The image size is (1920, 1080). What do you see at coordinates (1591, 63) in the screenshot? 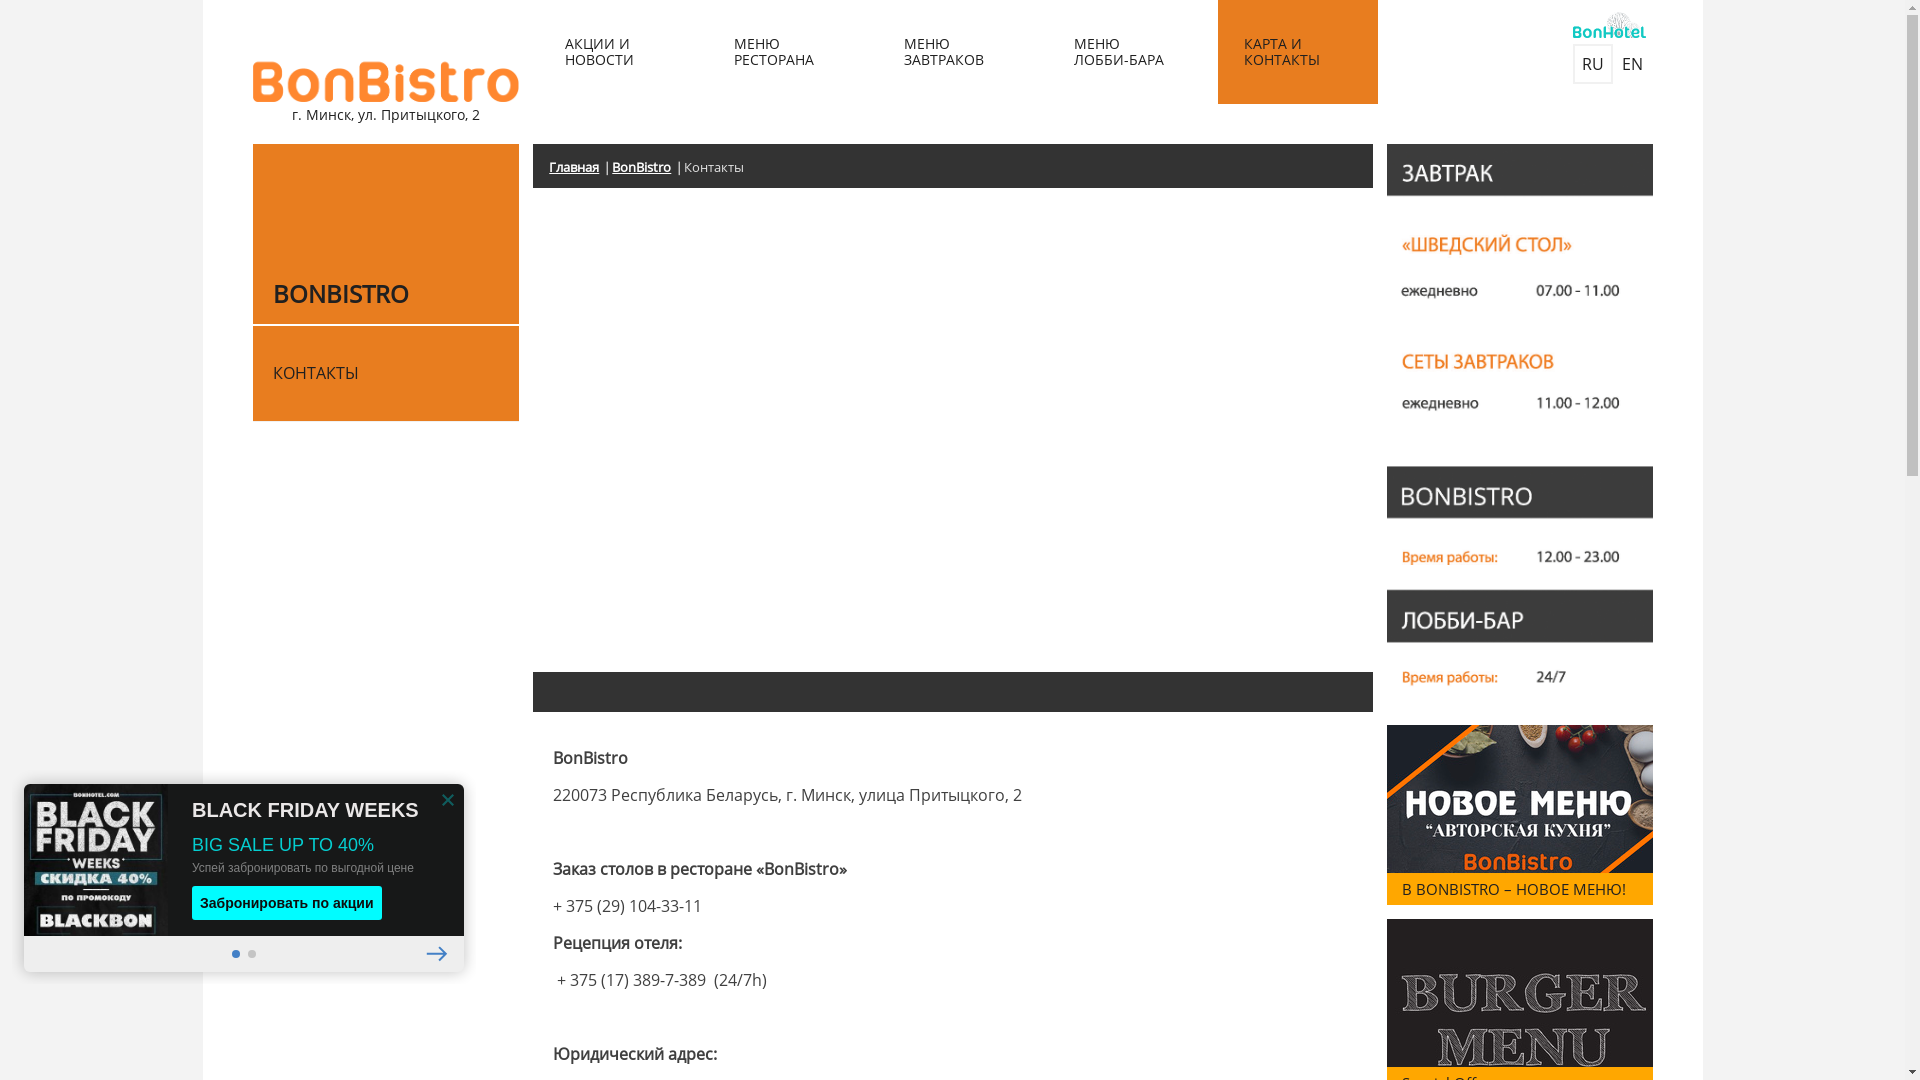
I see `'RU'` at bounding box center [1591, 63].